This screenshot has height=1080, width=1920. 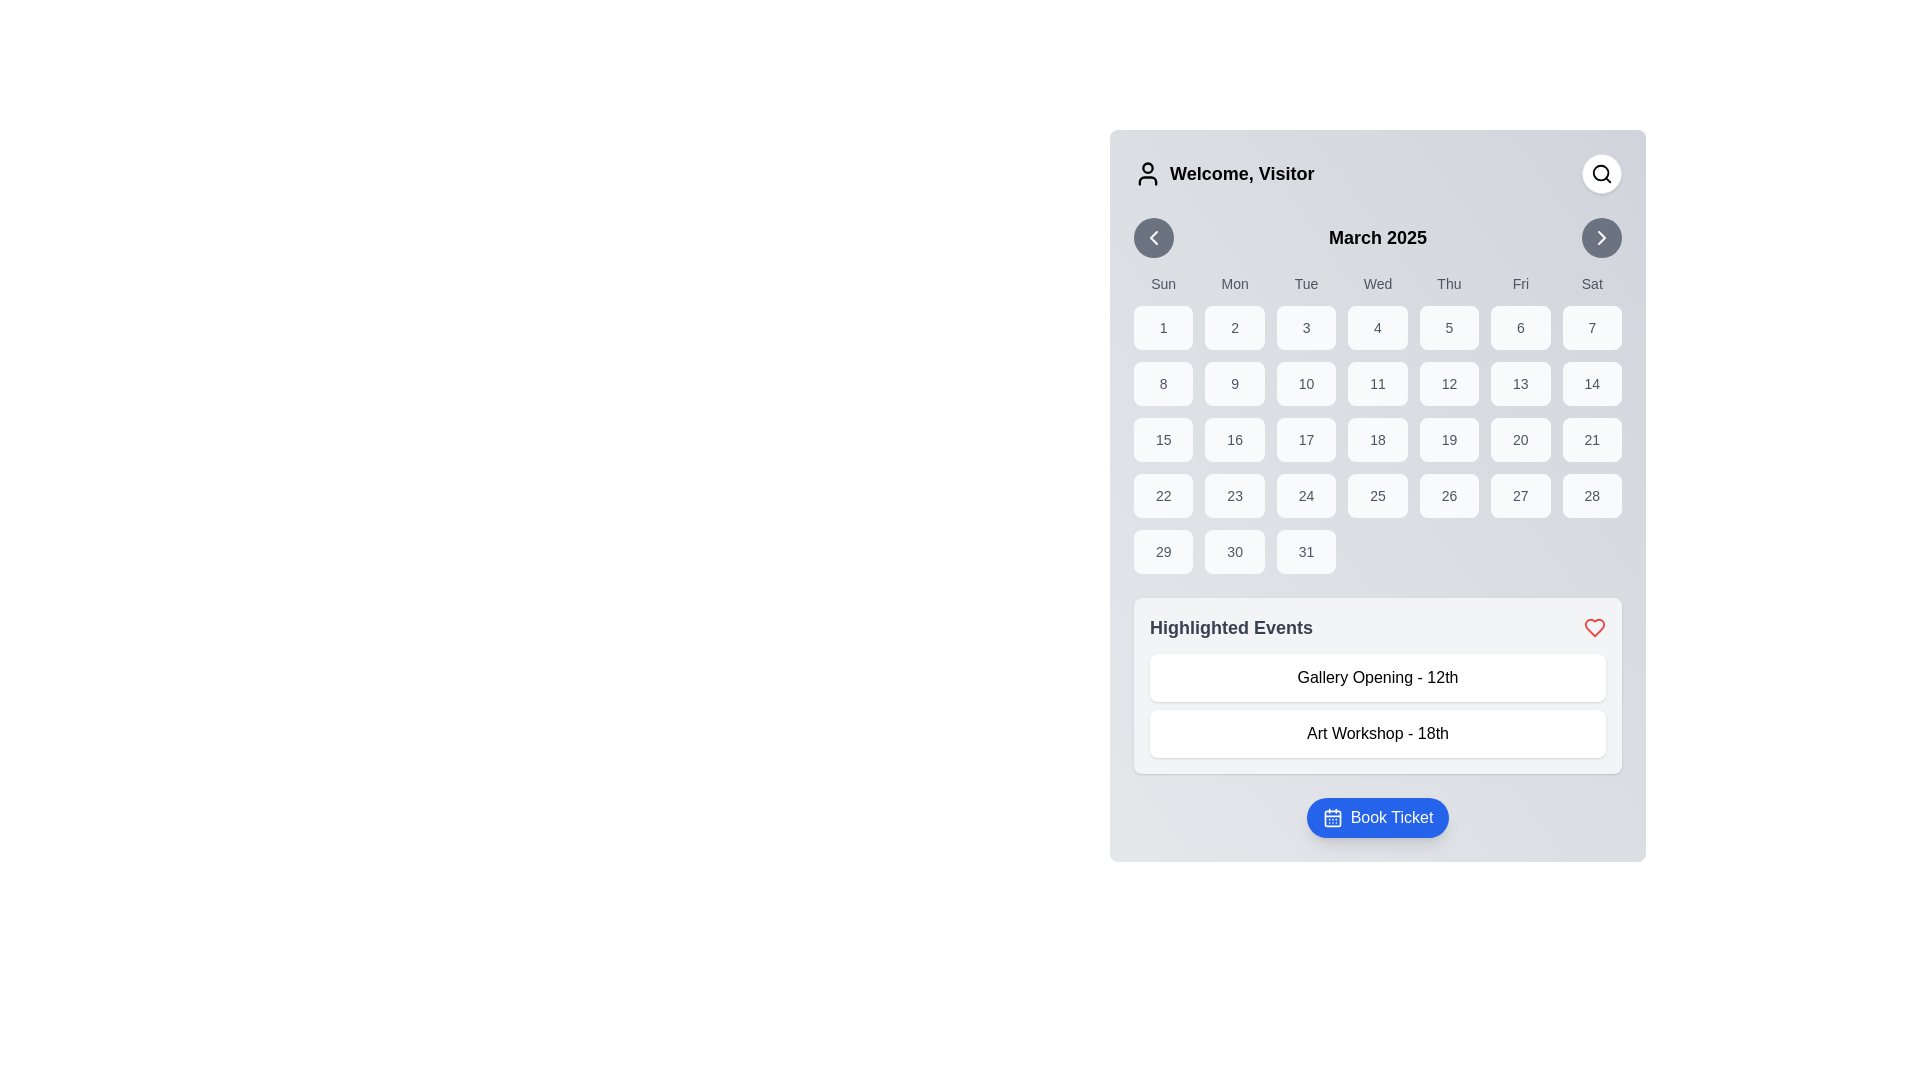 What do you see at coordinates (1376, 237) in the screenshot?
I see `the bold text label displaying 'March 2025', which is centrally positioned at the top of the calendar widget` at bounding box center [1376, 237].